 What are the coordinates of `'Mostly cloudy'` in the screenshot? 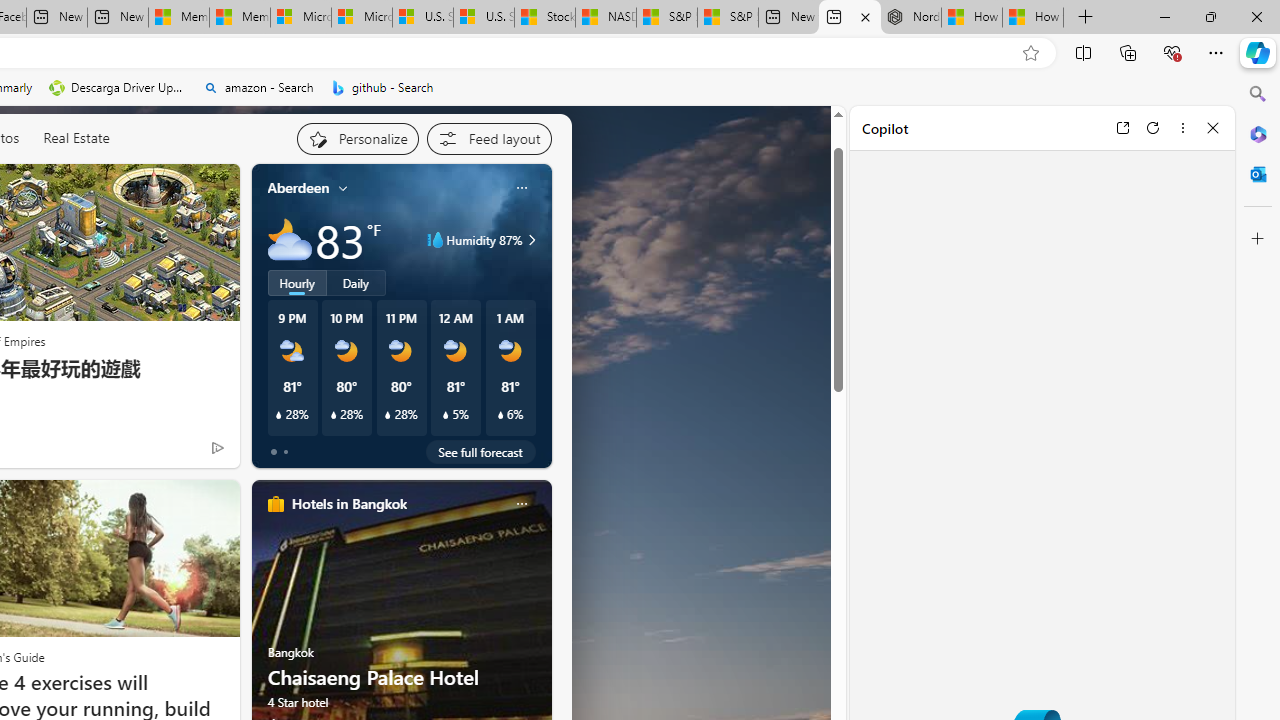 It's located at (288, 239).